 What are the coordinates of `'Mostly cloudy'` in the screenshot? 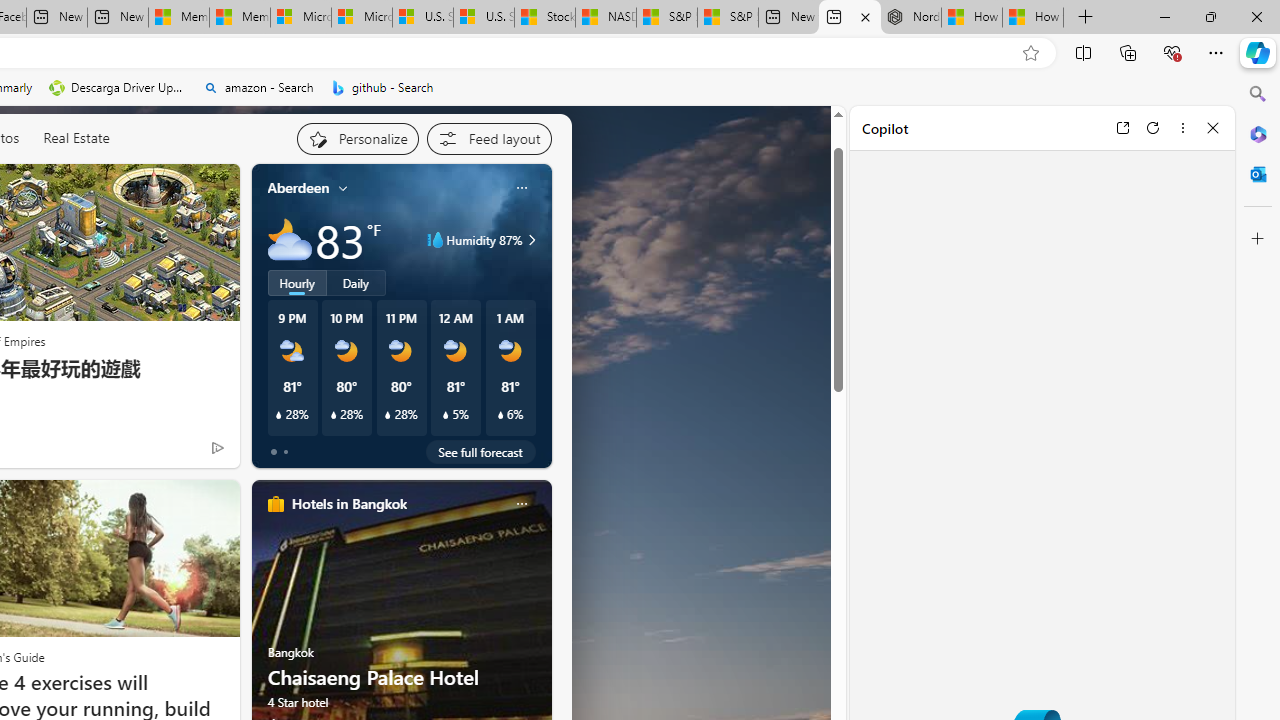 It's located at (288, 239).